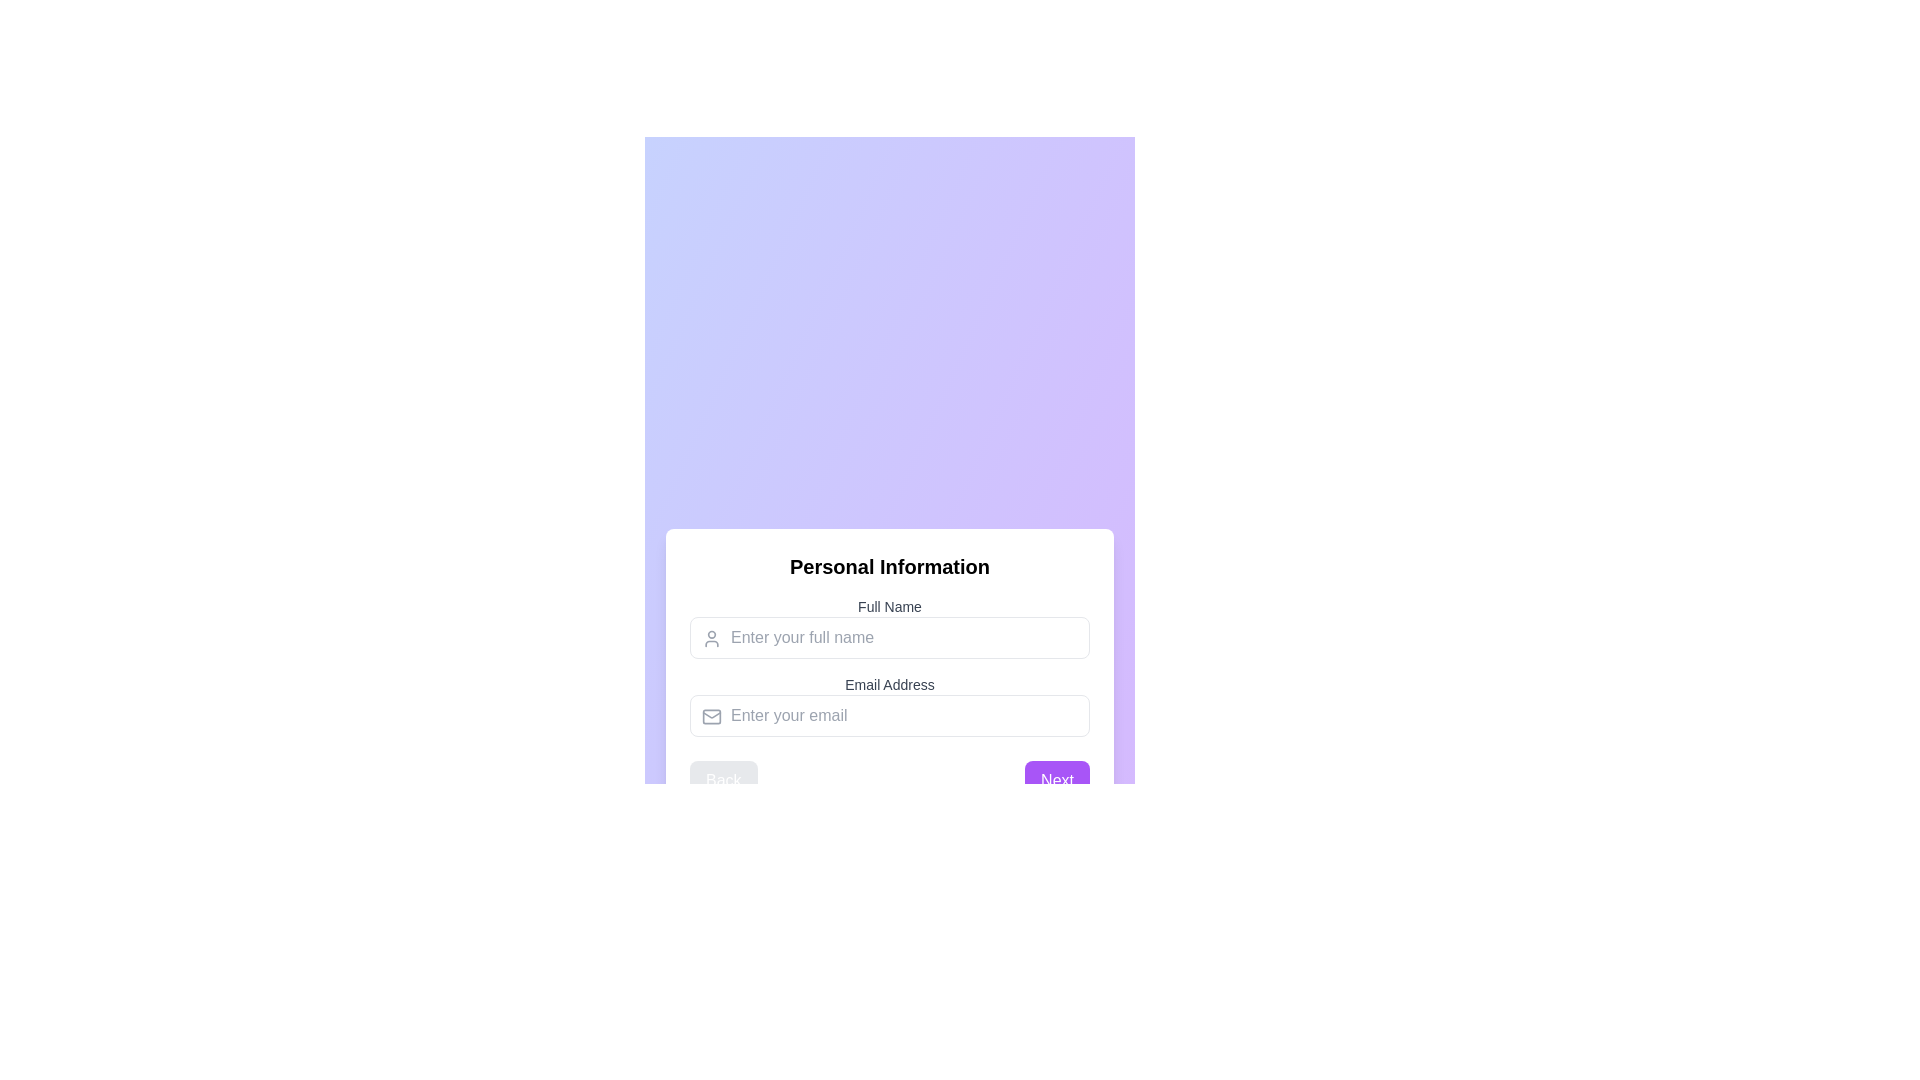  Describe the element at coordinates (888, 704) in the screenshot. I see `the email input field, which has a placeholder saying 'Enter your email' and is positioned below the 'Full Name' field in the 'Personal Information' section` at that location.